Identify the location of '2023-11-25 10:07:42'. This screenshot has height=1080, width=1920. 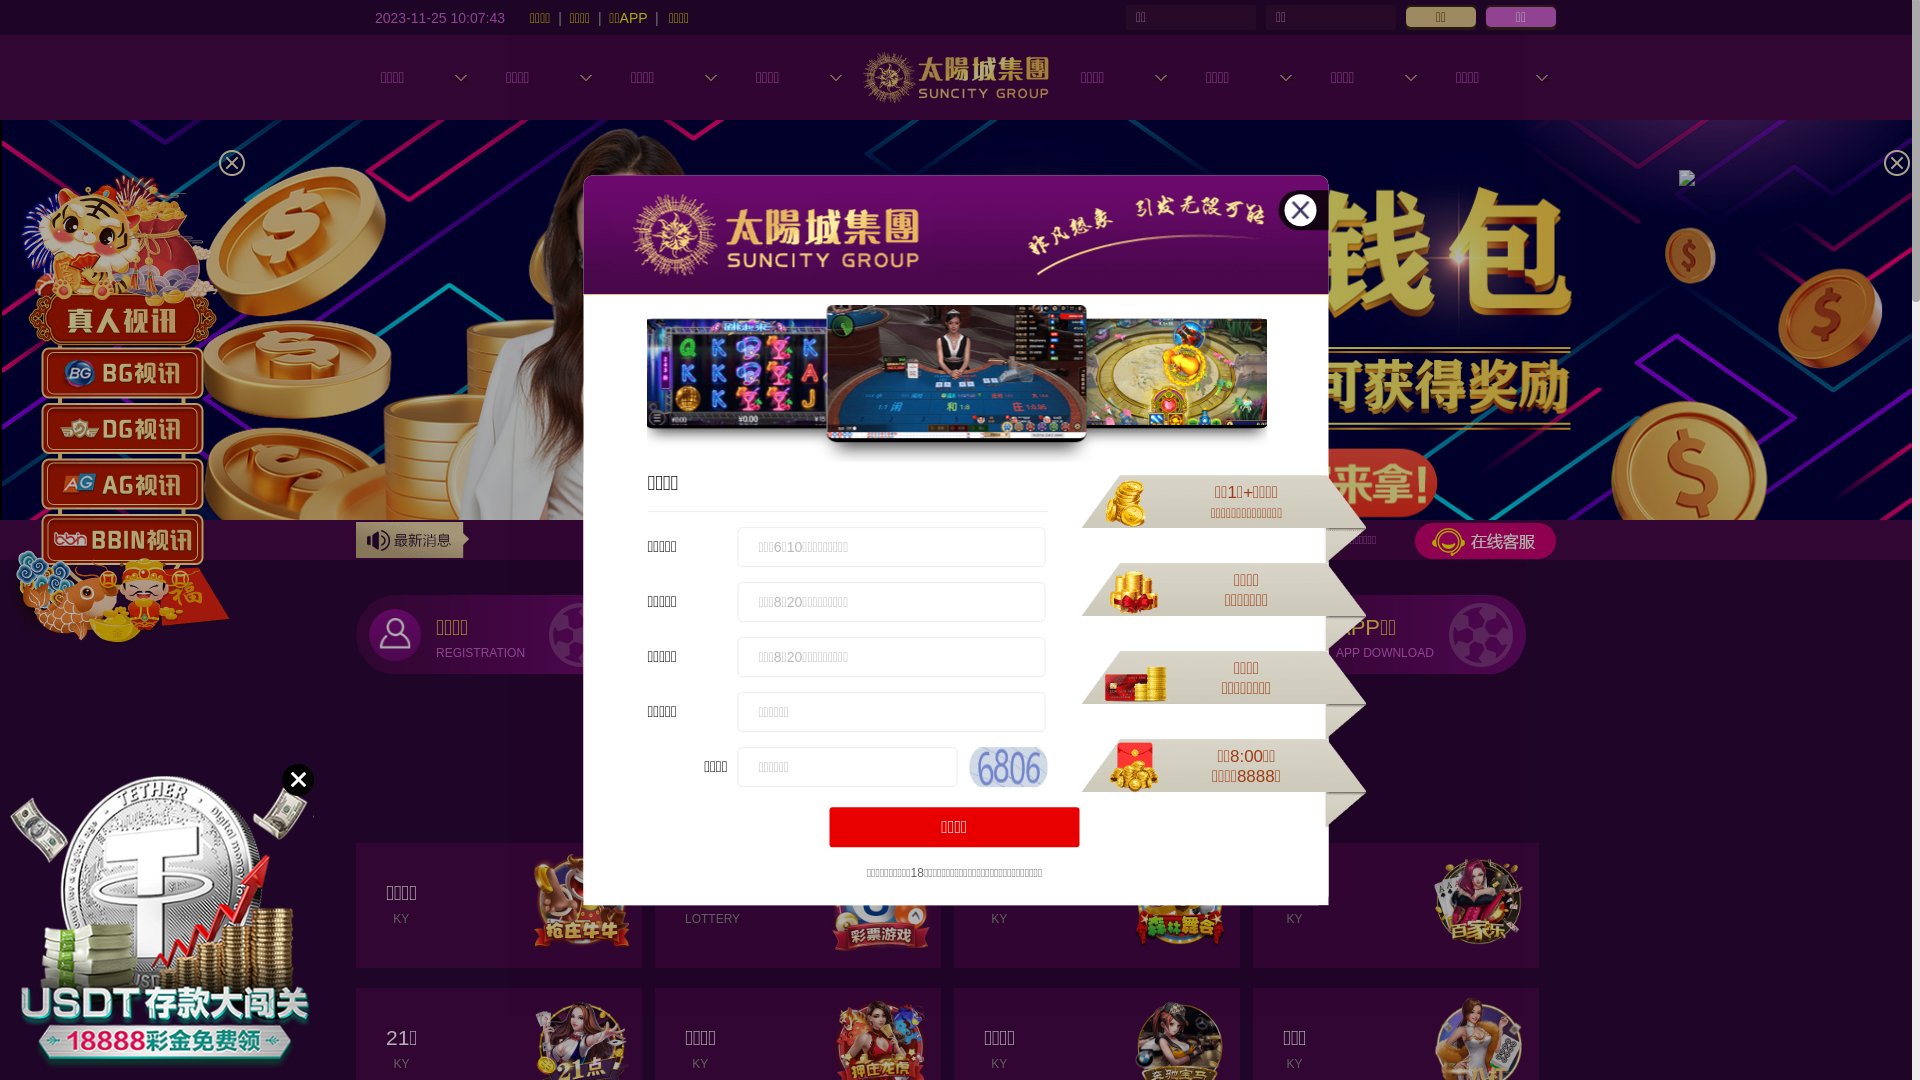
(439, 16).